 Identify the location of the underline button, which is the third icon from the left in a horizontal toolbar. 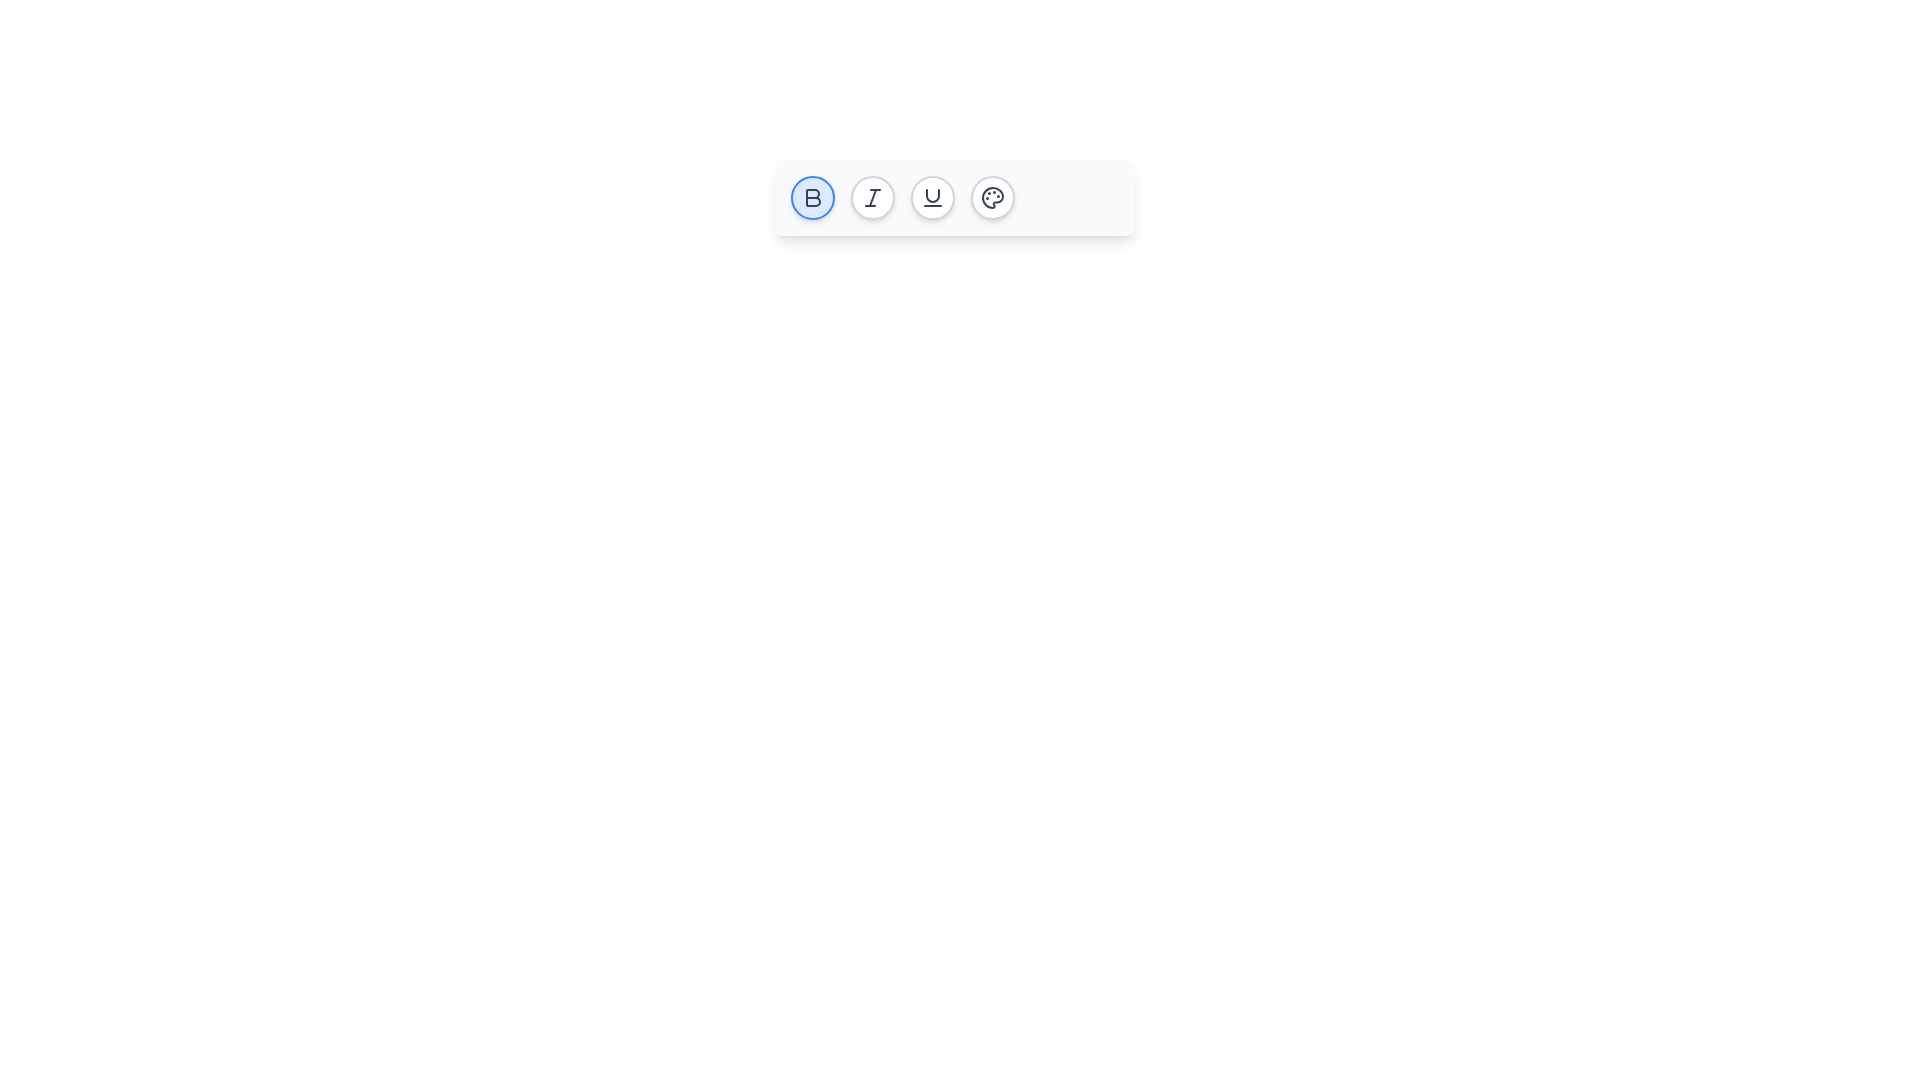
(931, 197).